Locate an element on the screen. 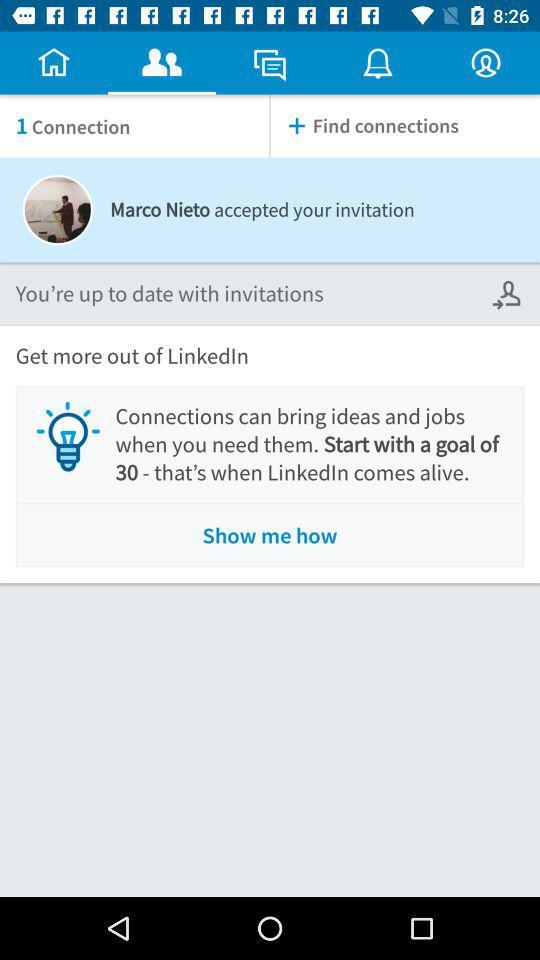 The width and height of the screenshot is (540, 960). the icon below find connections icon is located at coordinates (508, 293).